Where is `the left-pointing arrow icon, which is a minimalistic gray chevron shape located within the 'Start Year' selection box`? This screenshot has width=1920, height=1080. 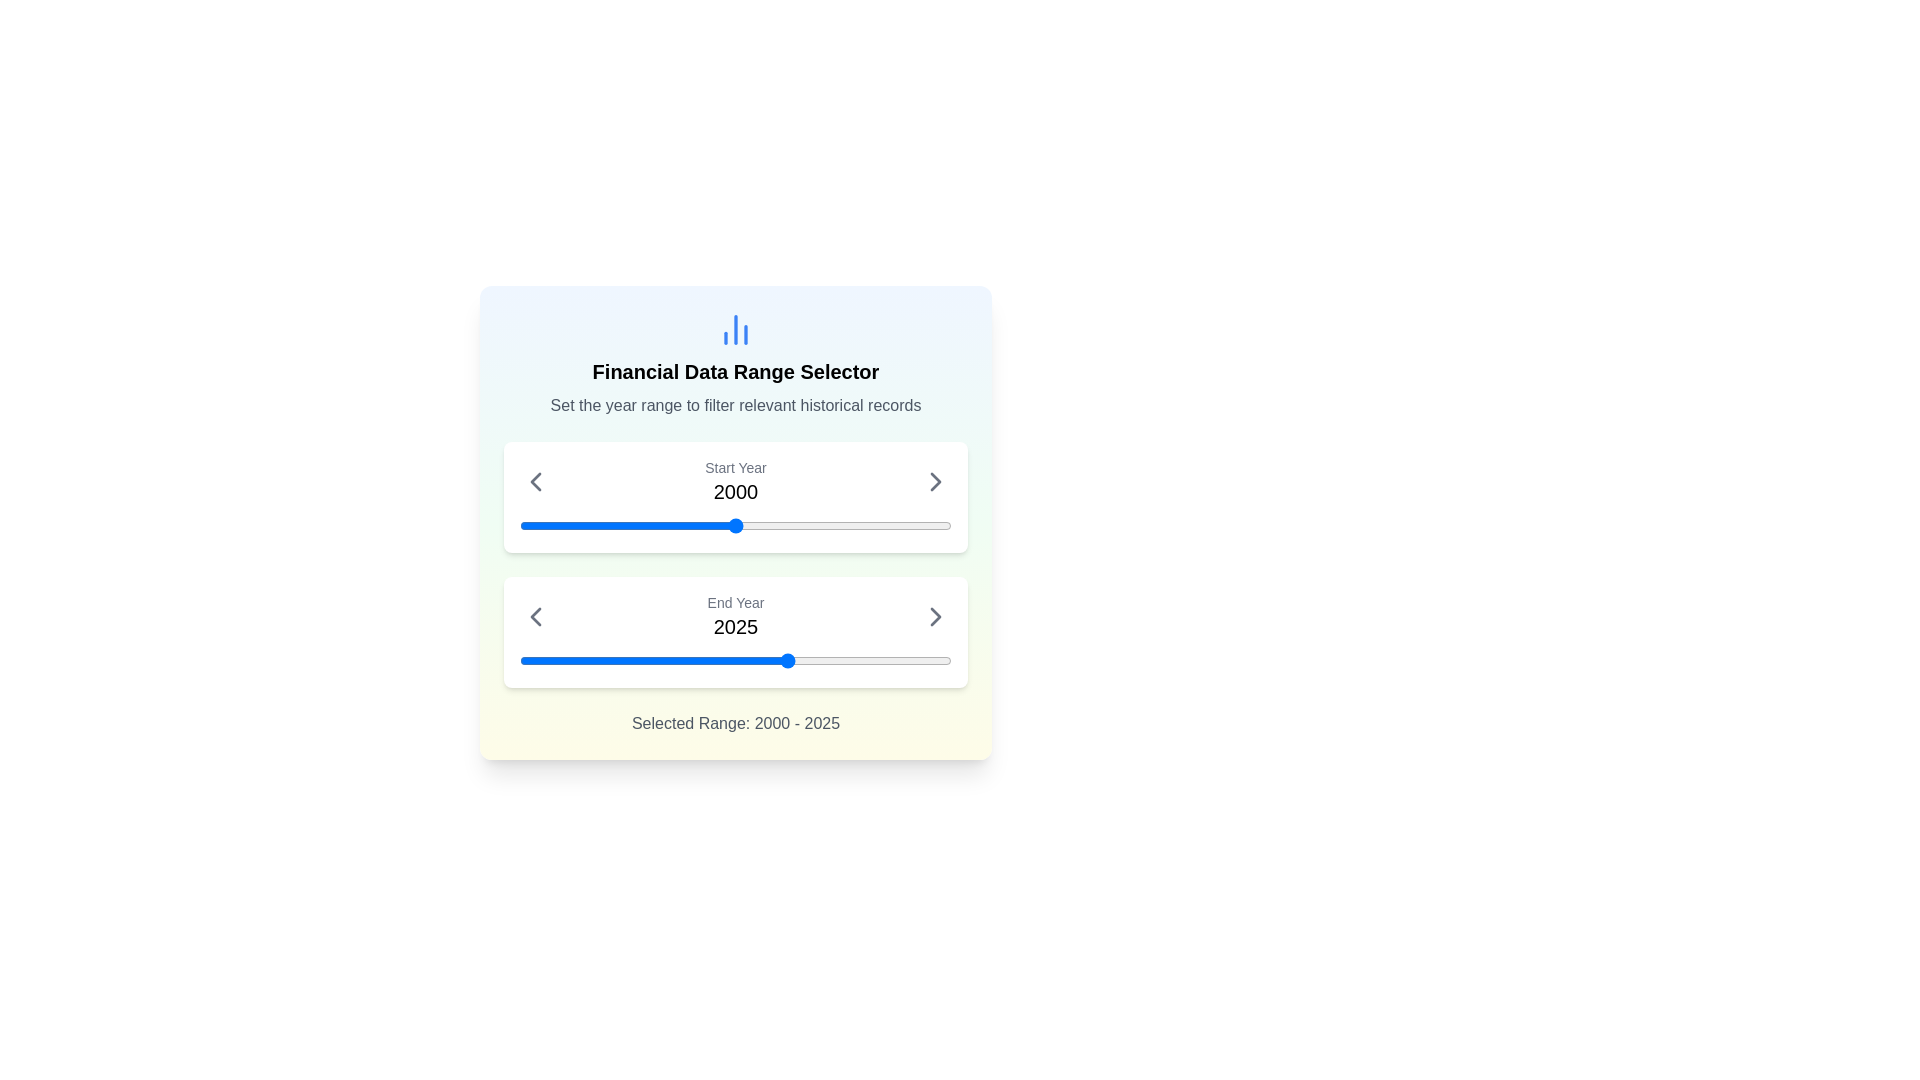
the left-pointing arrow icon, which is a minimalistic gray chevron shape located within the 'Start Year' selection box is located at coordinates (536, 616).